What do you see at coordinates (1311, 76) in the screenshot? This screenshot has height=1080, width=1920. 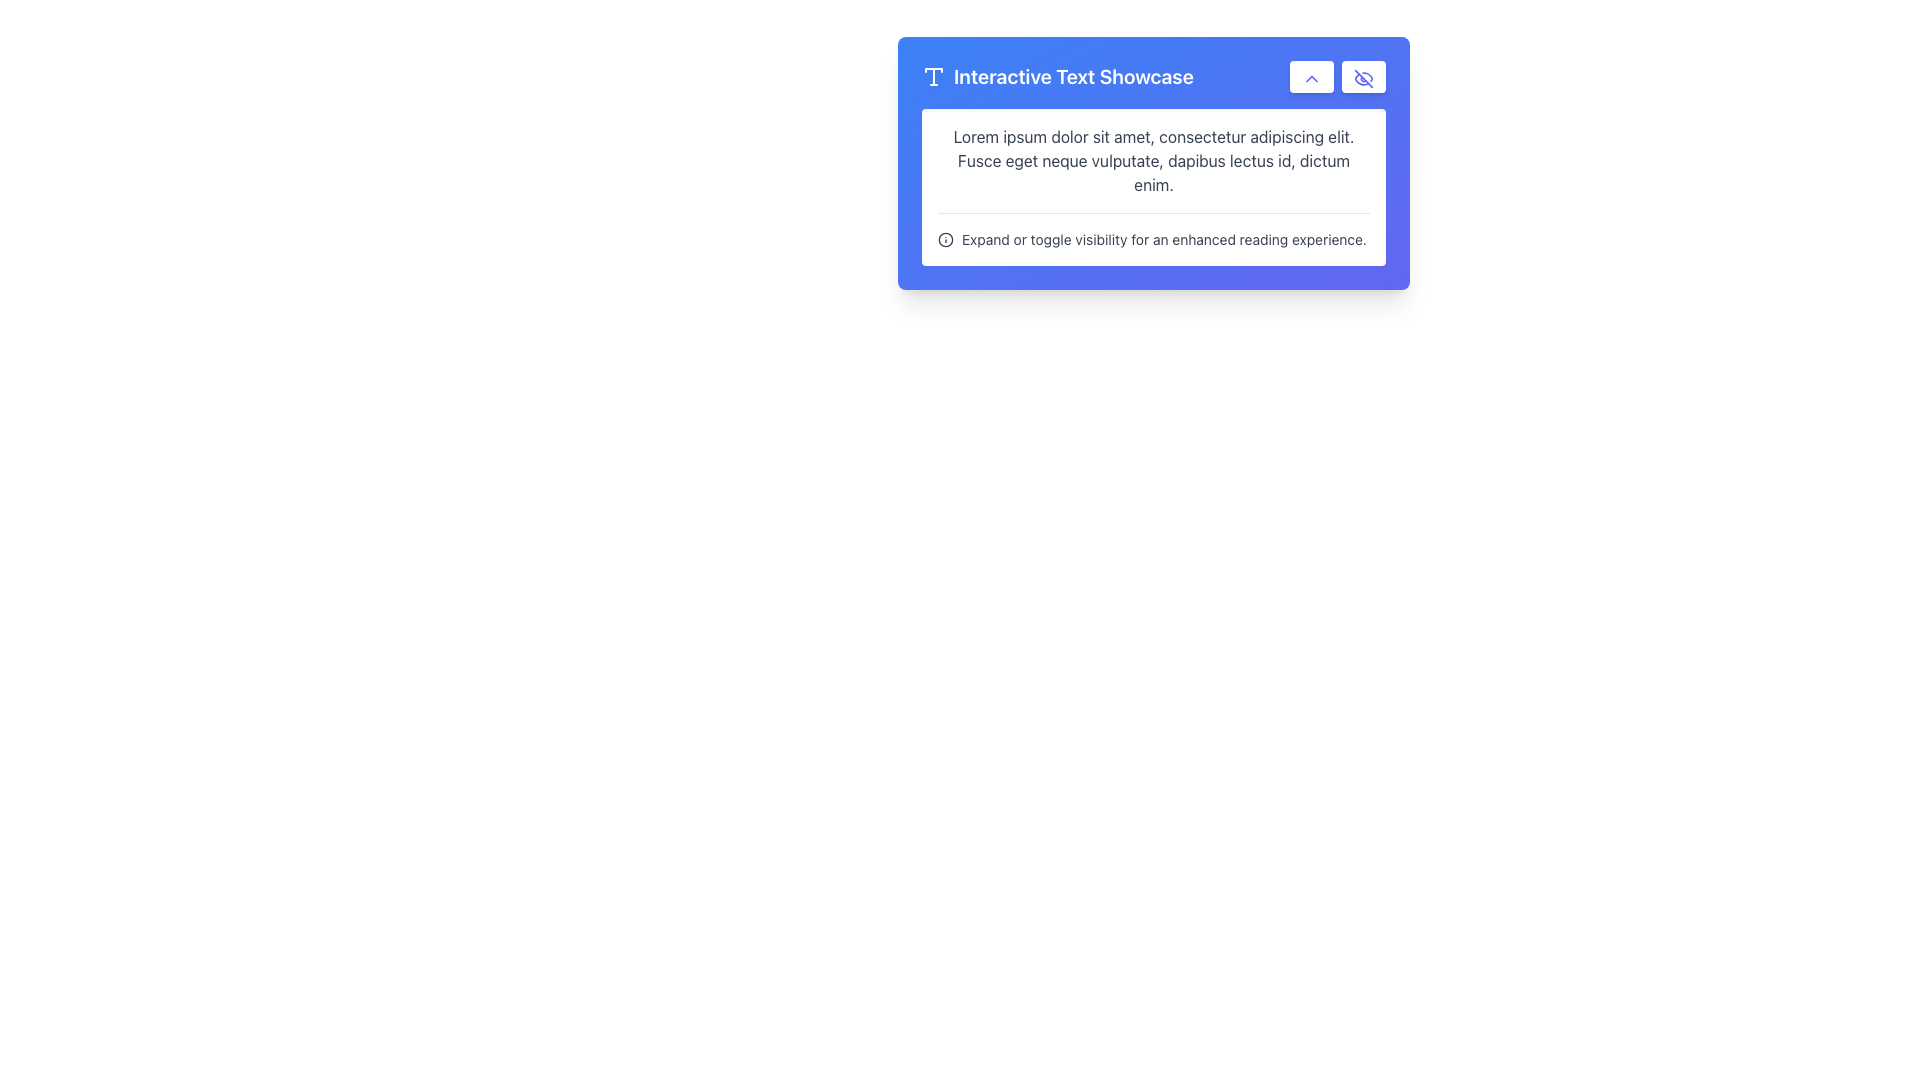 I see `the upward pointing arrow button located at the top-right corner of the blue information card` at bounding box center [1311, 76].